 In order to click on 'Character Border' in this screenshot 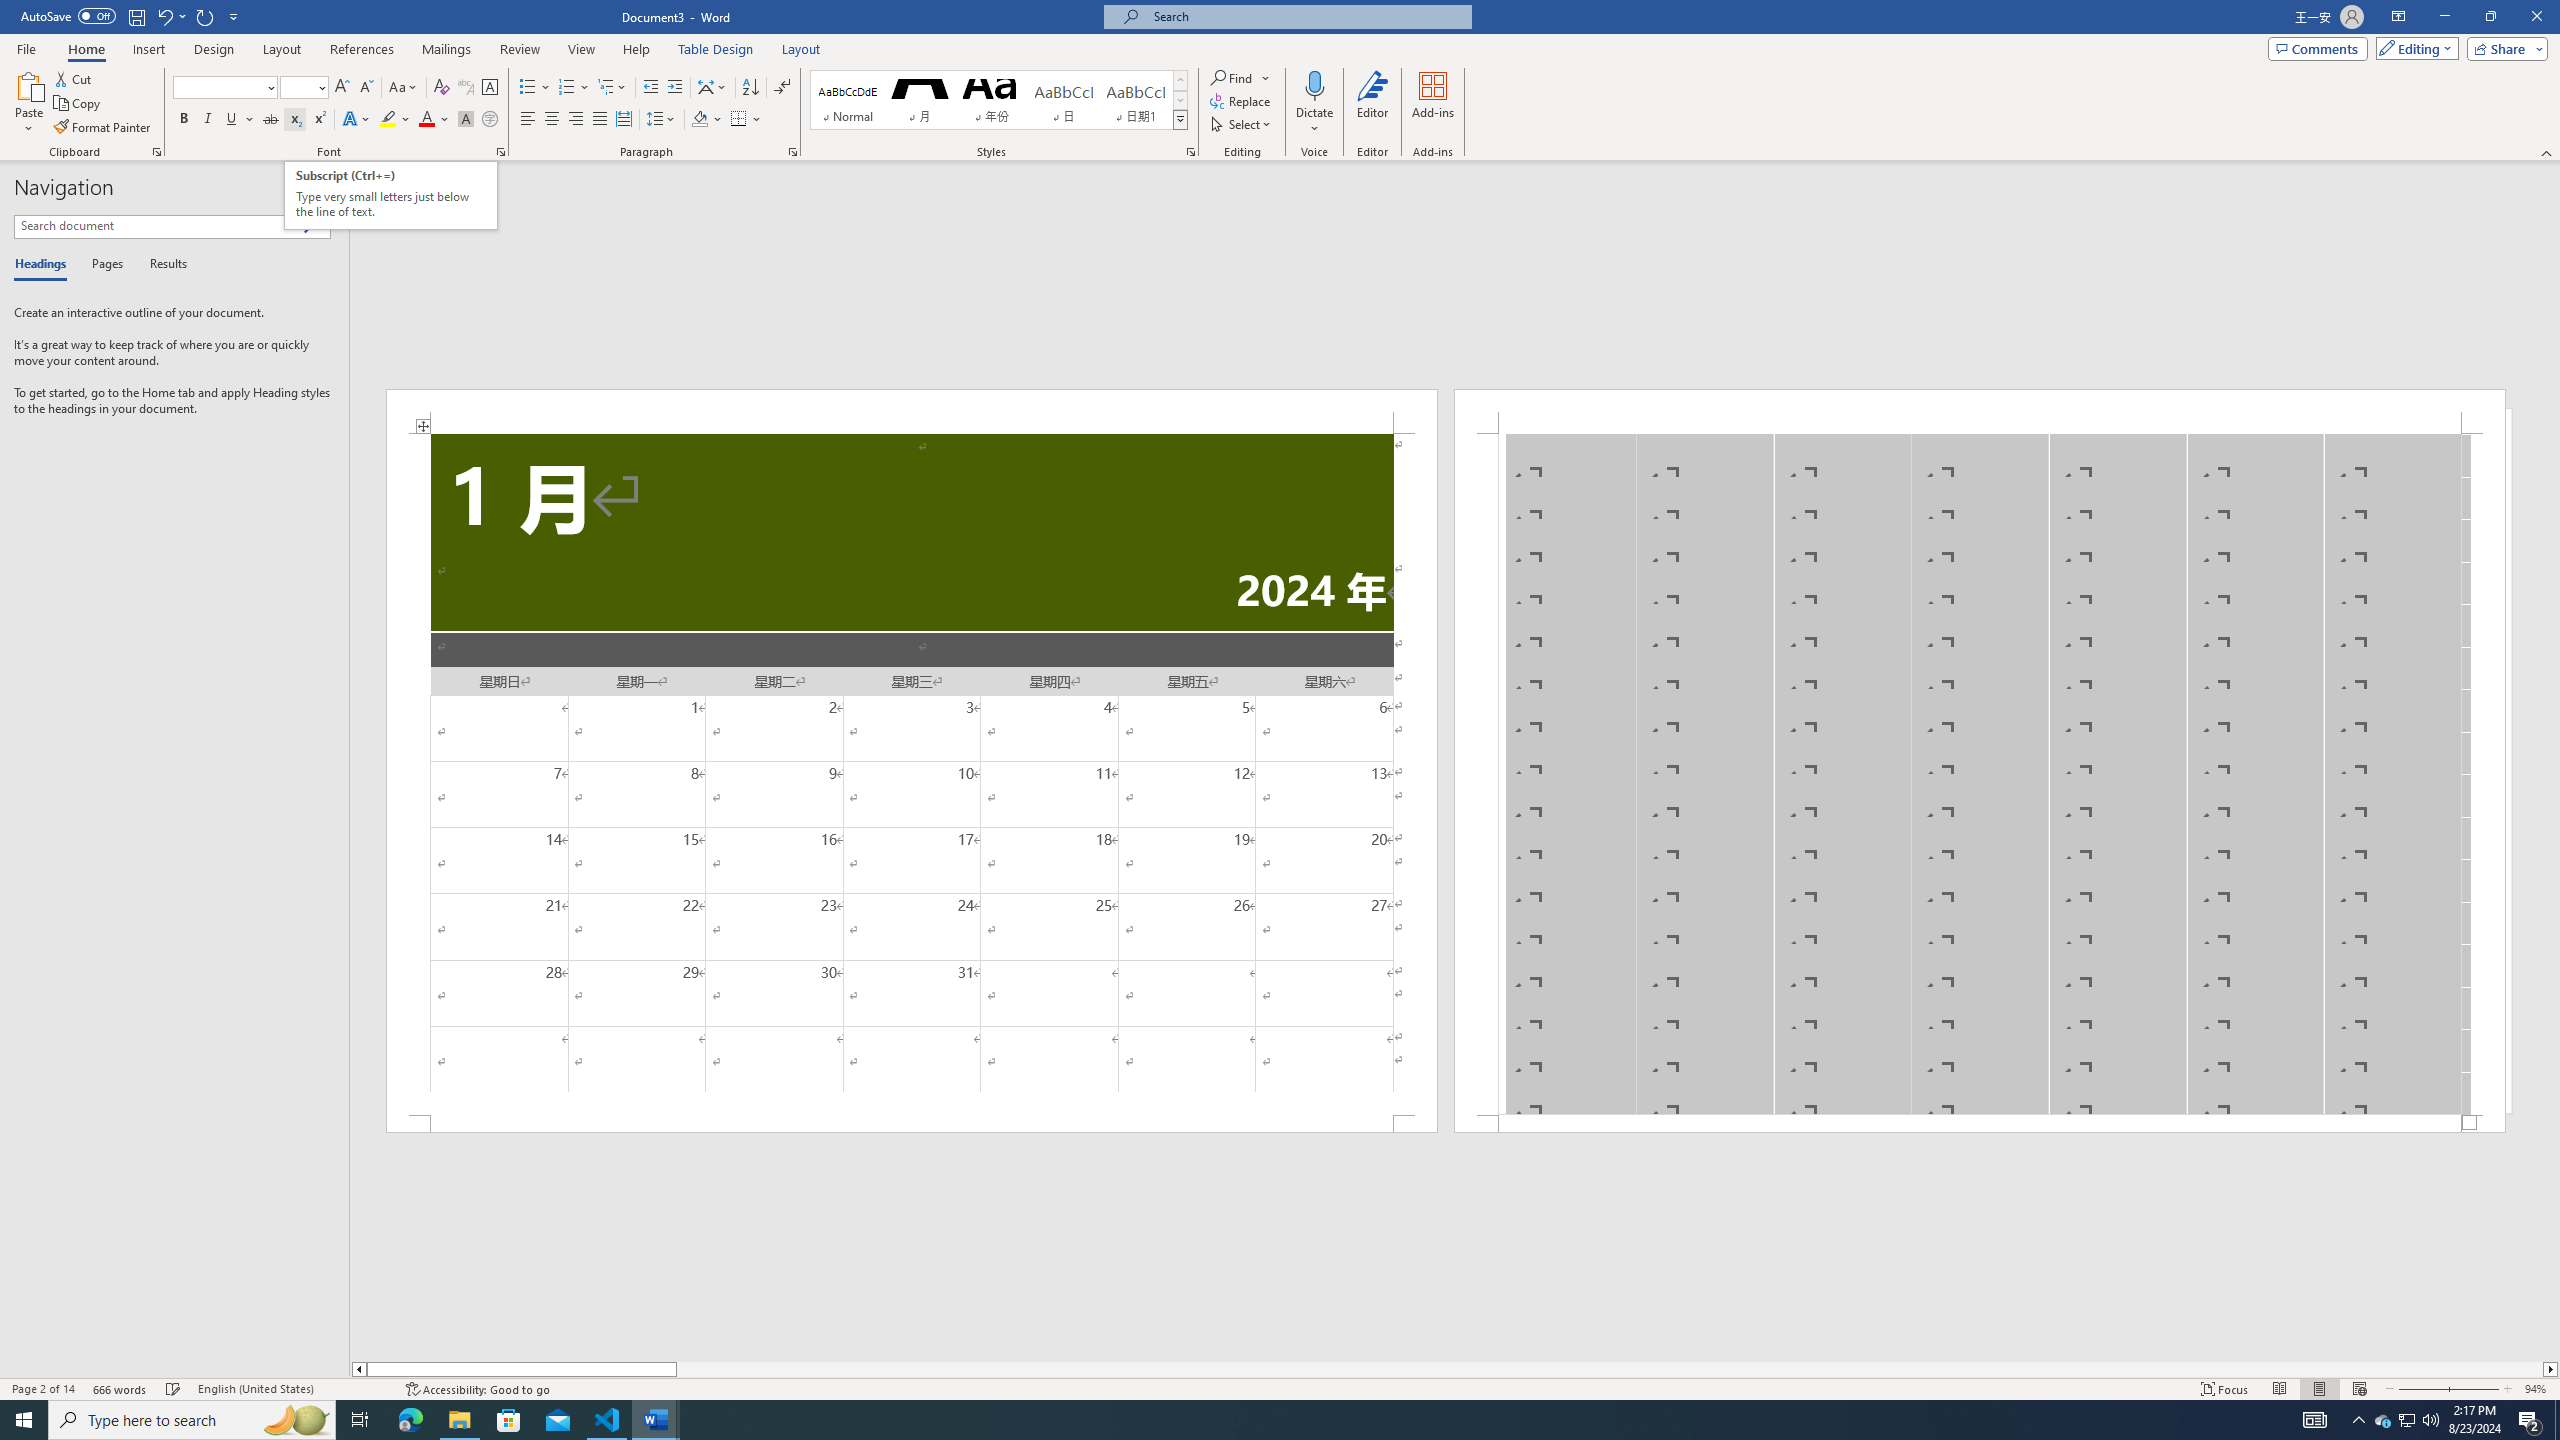, I will do `click(489, 87)`.